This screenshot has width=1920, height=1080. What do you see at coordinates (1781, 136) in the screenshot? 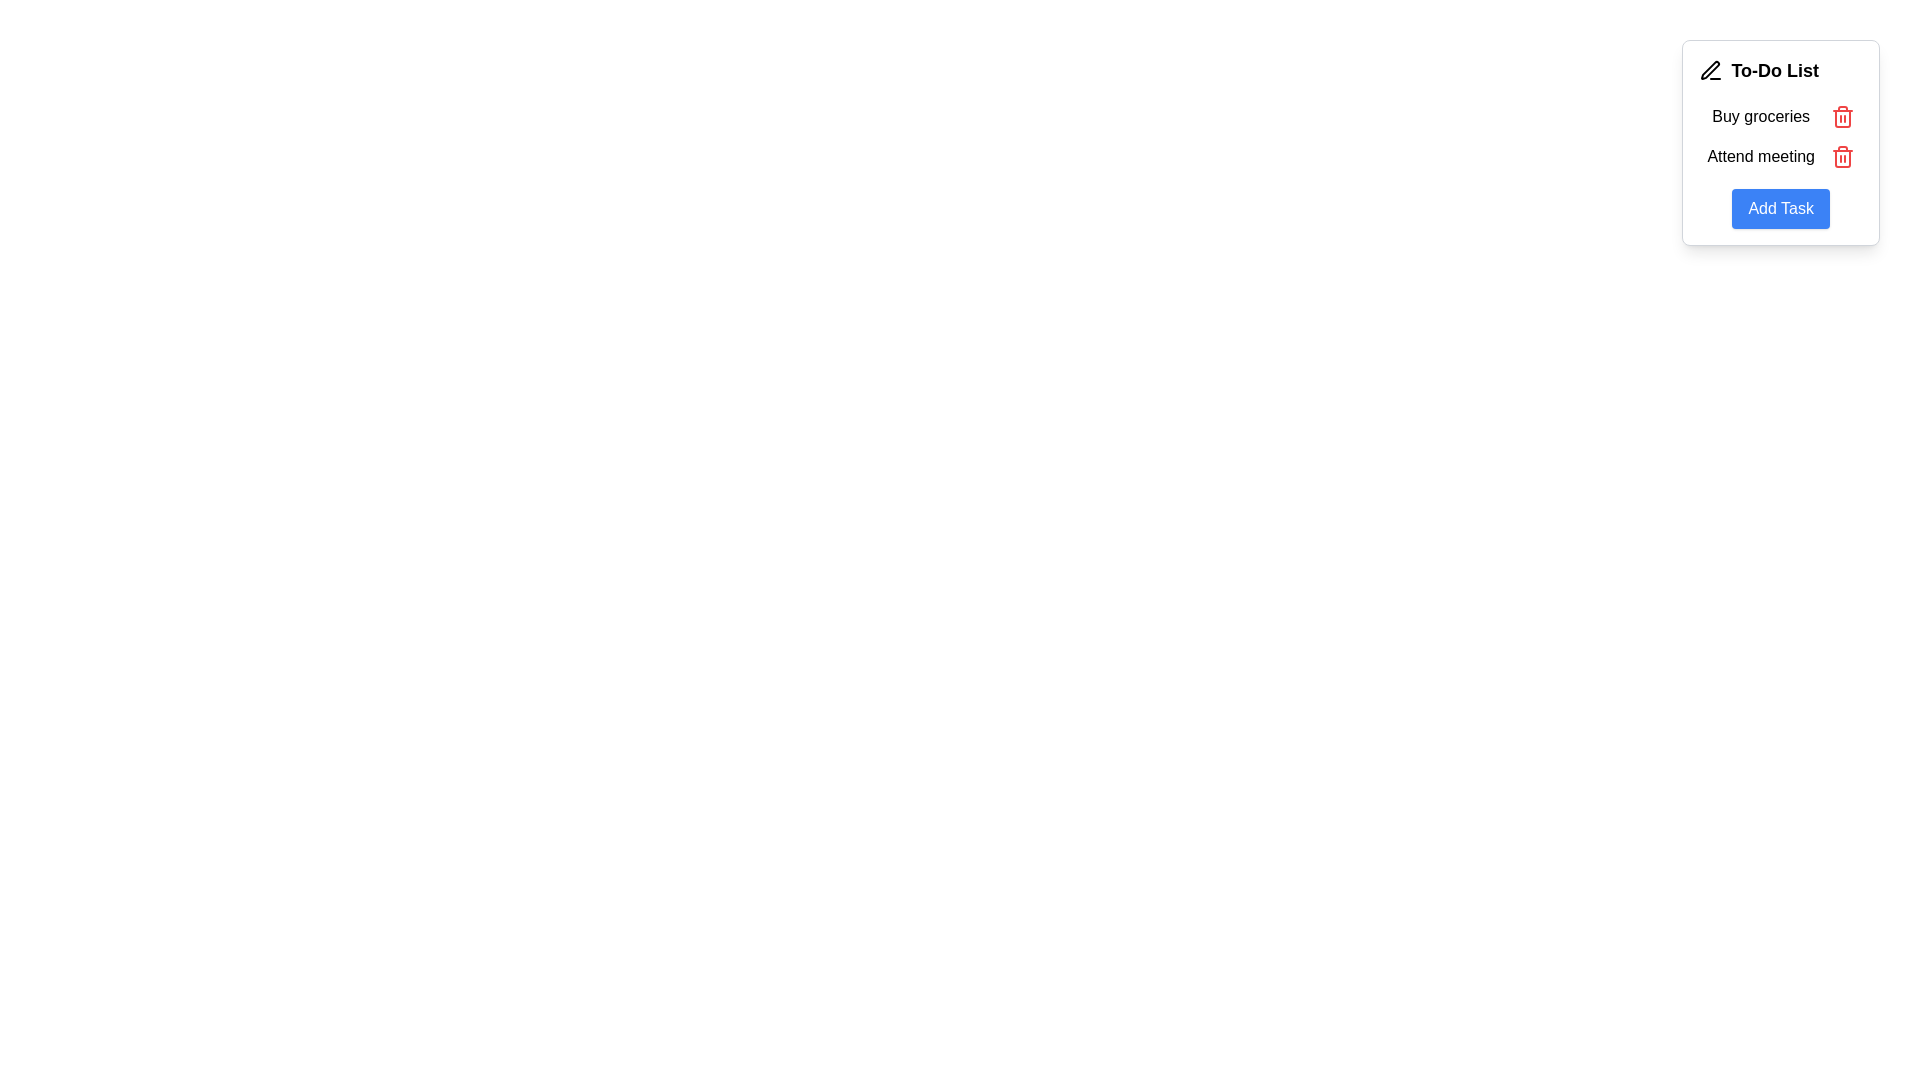
I see `the second task item 'Attend meeting' in the Task list with actionable icons` at bounding box center [1781, 136].